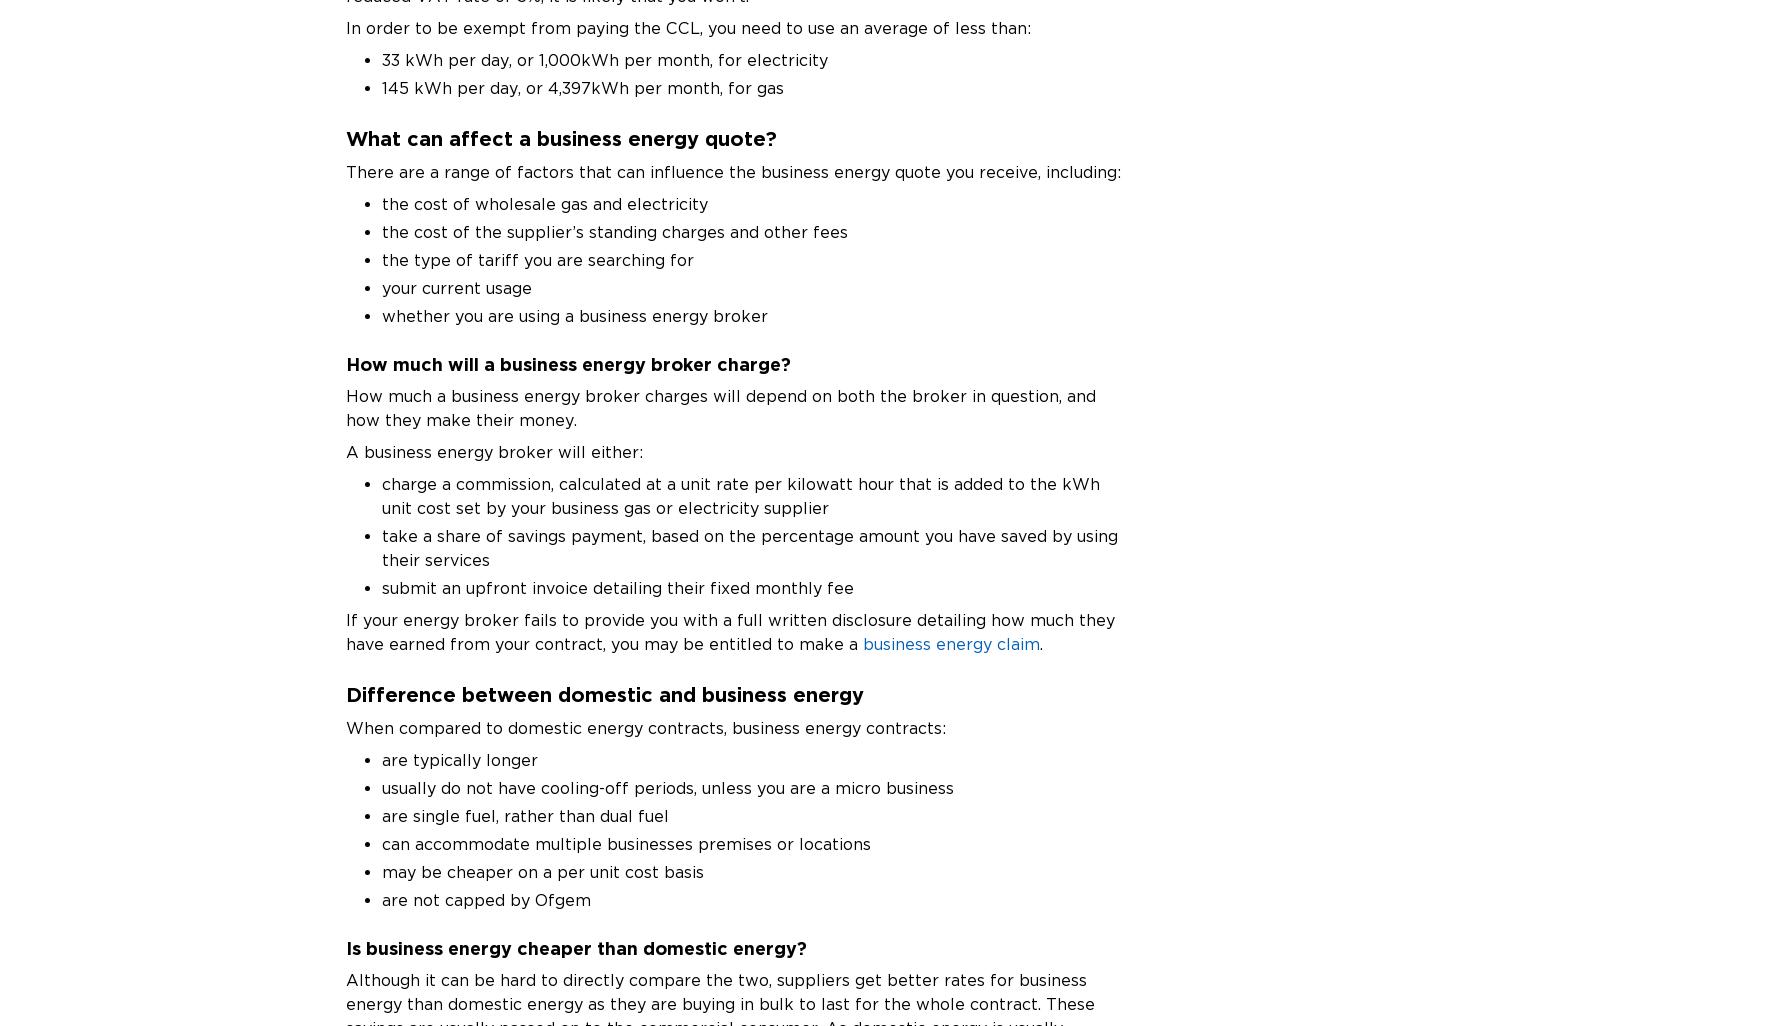  What do you see at coordinates (493, 451) in the screenshot?
I see `'A business energy broker will either:'` at bounding box center [493, 451].